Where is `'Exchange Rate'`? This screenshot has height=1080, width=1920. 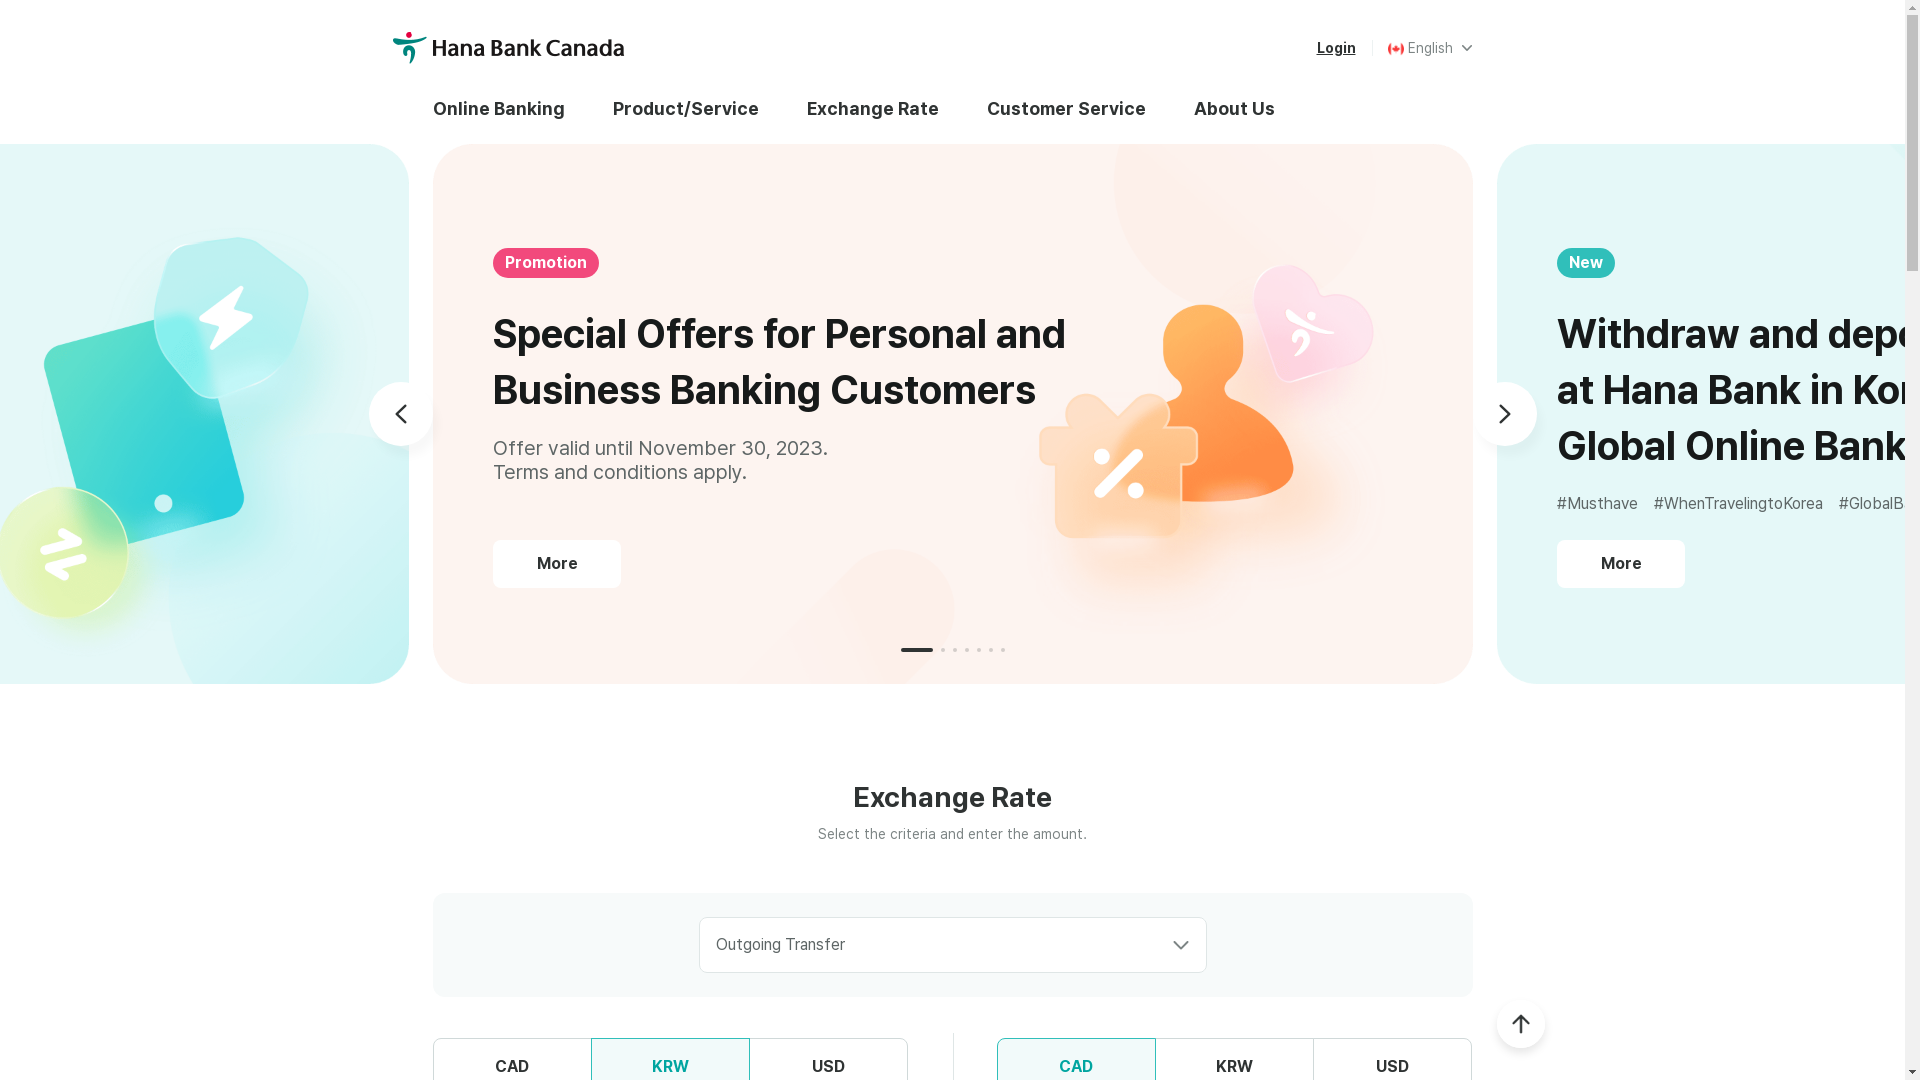
'Exchange Rate' is located at coordinates (781, 108).